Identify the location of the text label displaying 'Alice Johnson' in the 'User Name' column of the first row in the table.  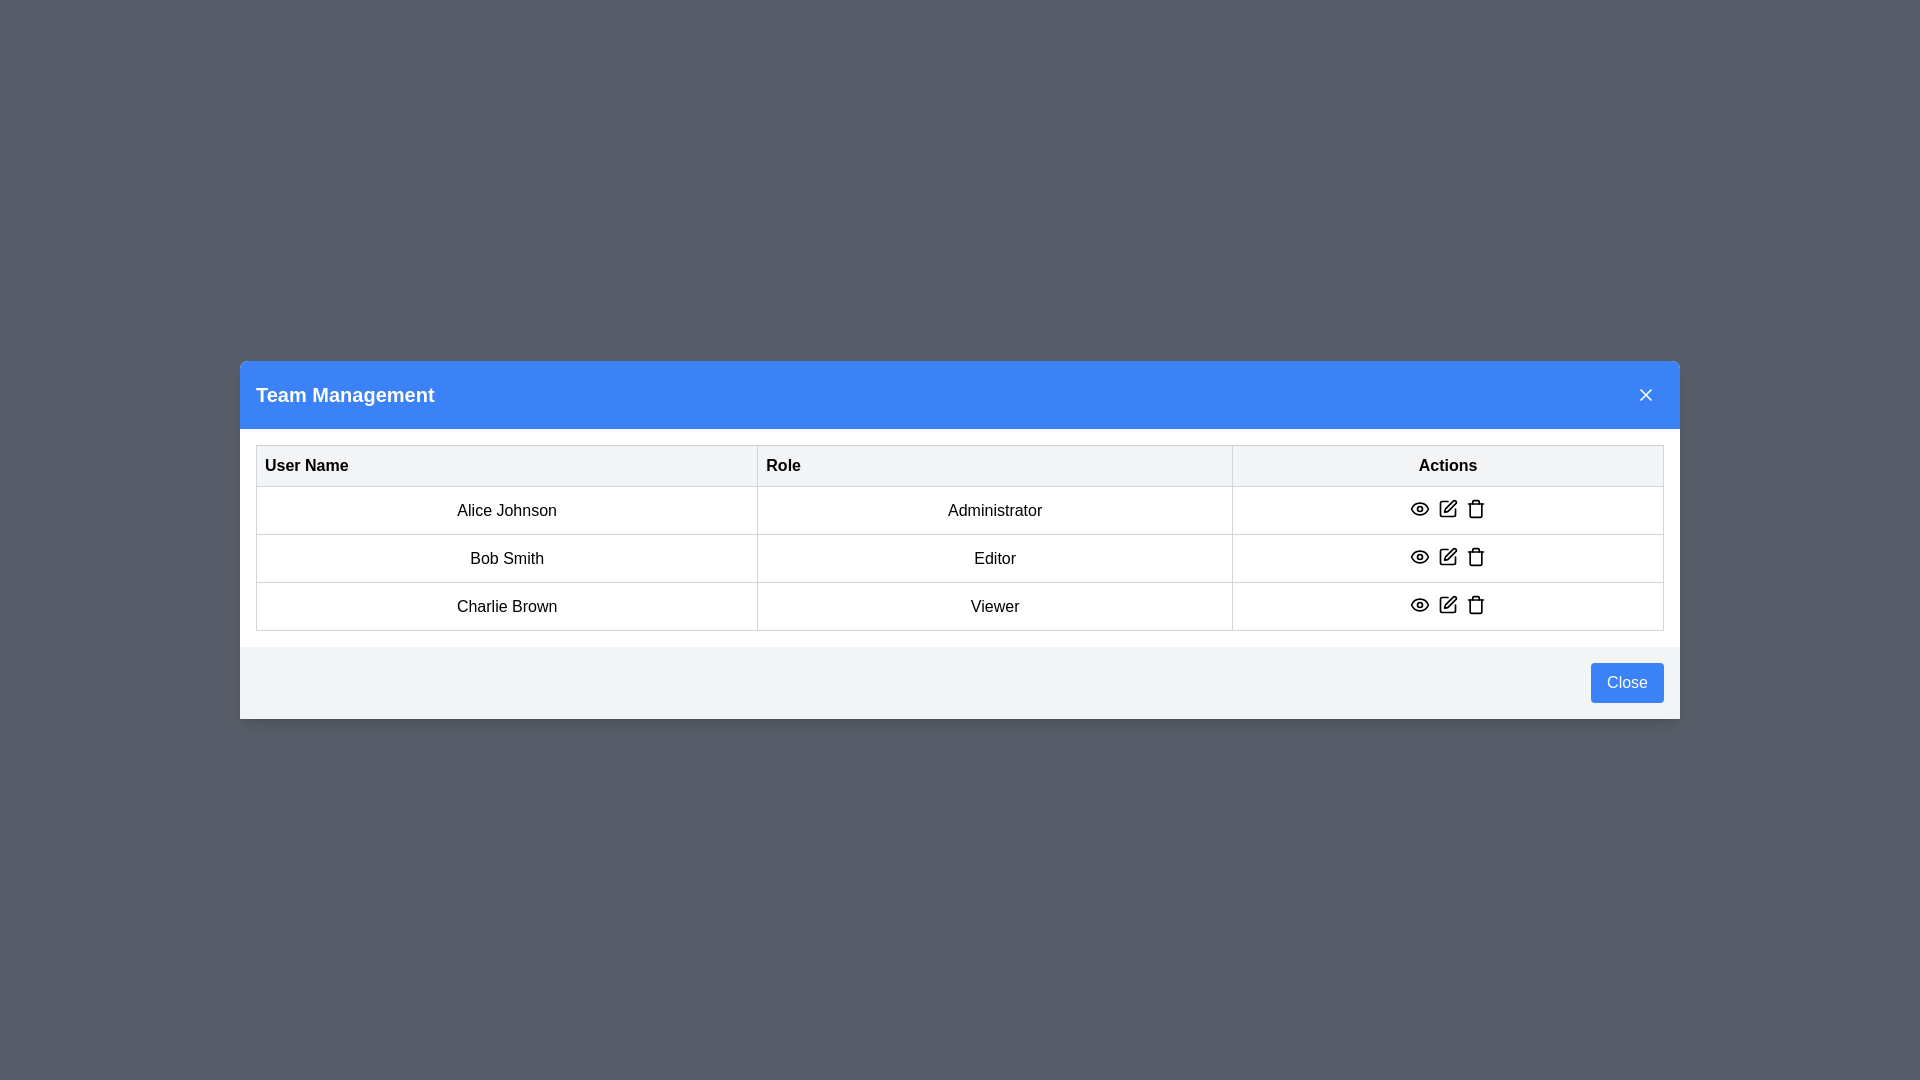
(507, 509).